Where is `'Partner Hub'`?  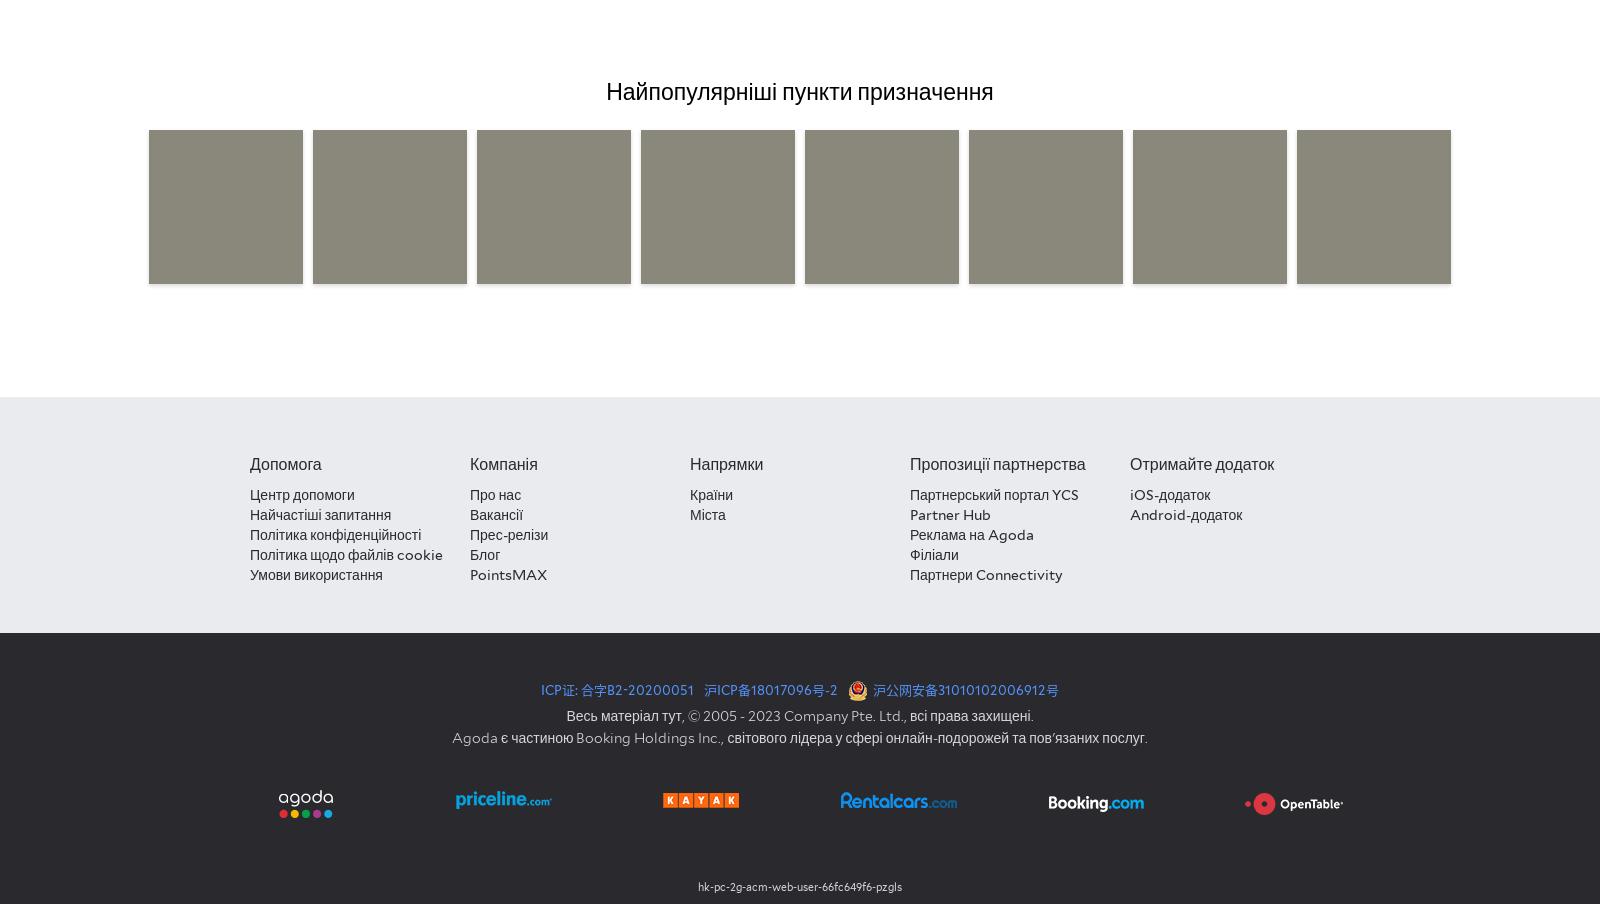 'Partner Hub' is located at coordinates (908, 514).